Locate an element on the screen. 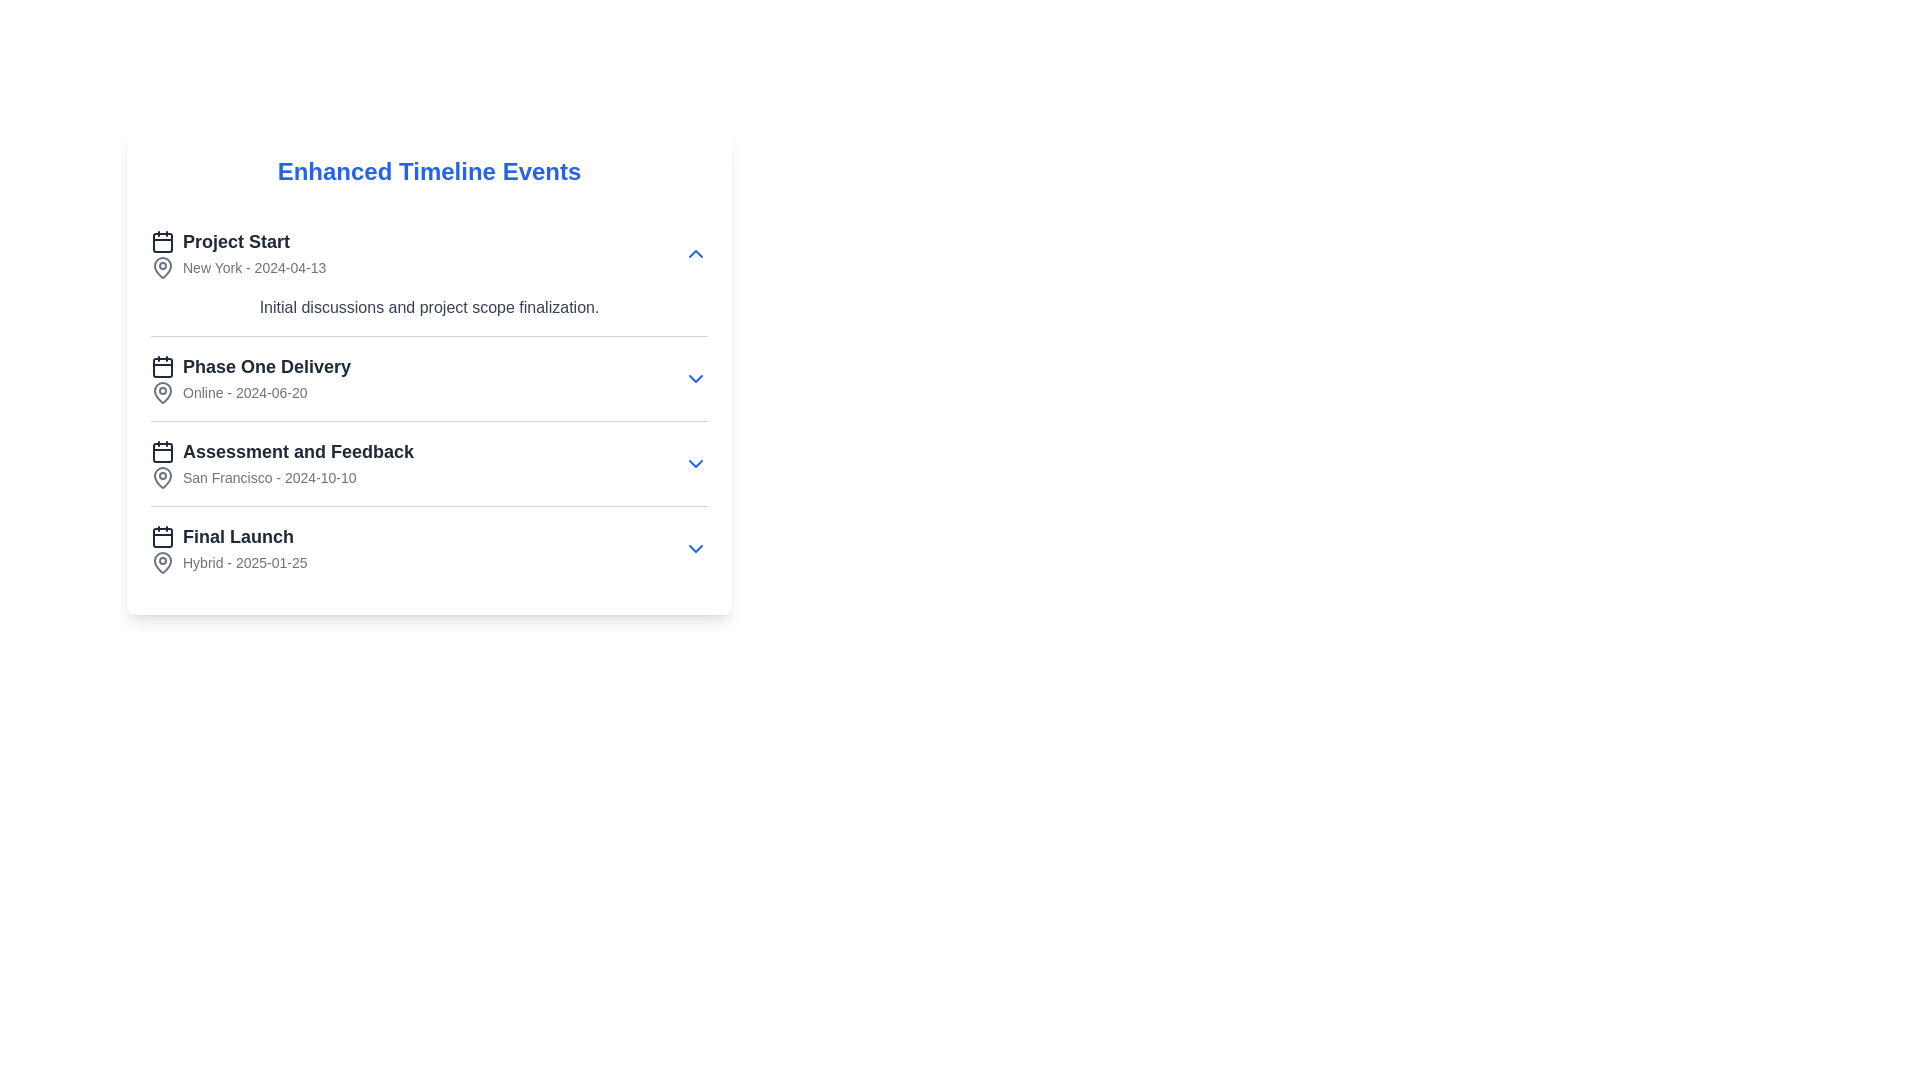 The image size is (1920, 1080). the small calendar icon located to the left of the 'Final Launch' text, which is part of the fourth list item in the timeline interface is located at coordinates (163, 535).